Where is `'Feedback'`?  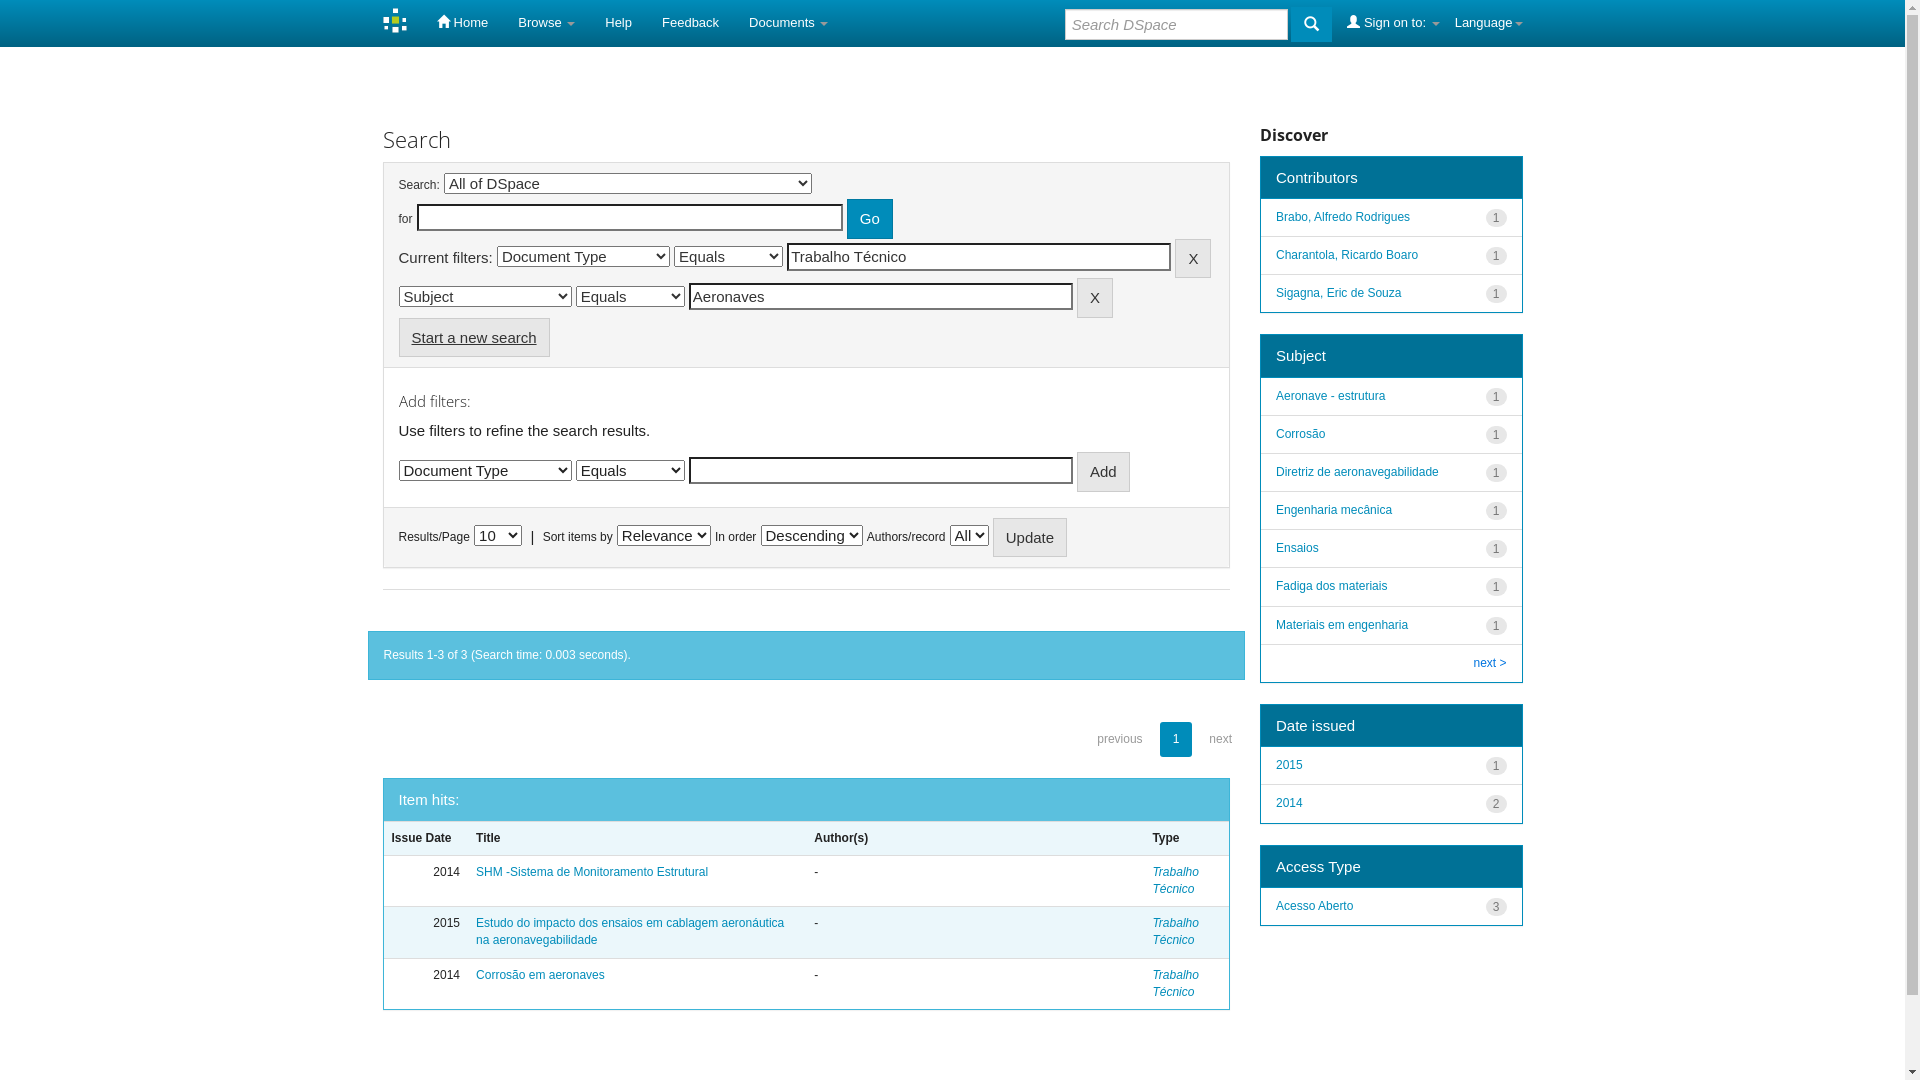 'Feedback' is located at coordinates (647, 22).